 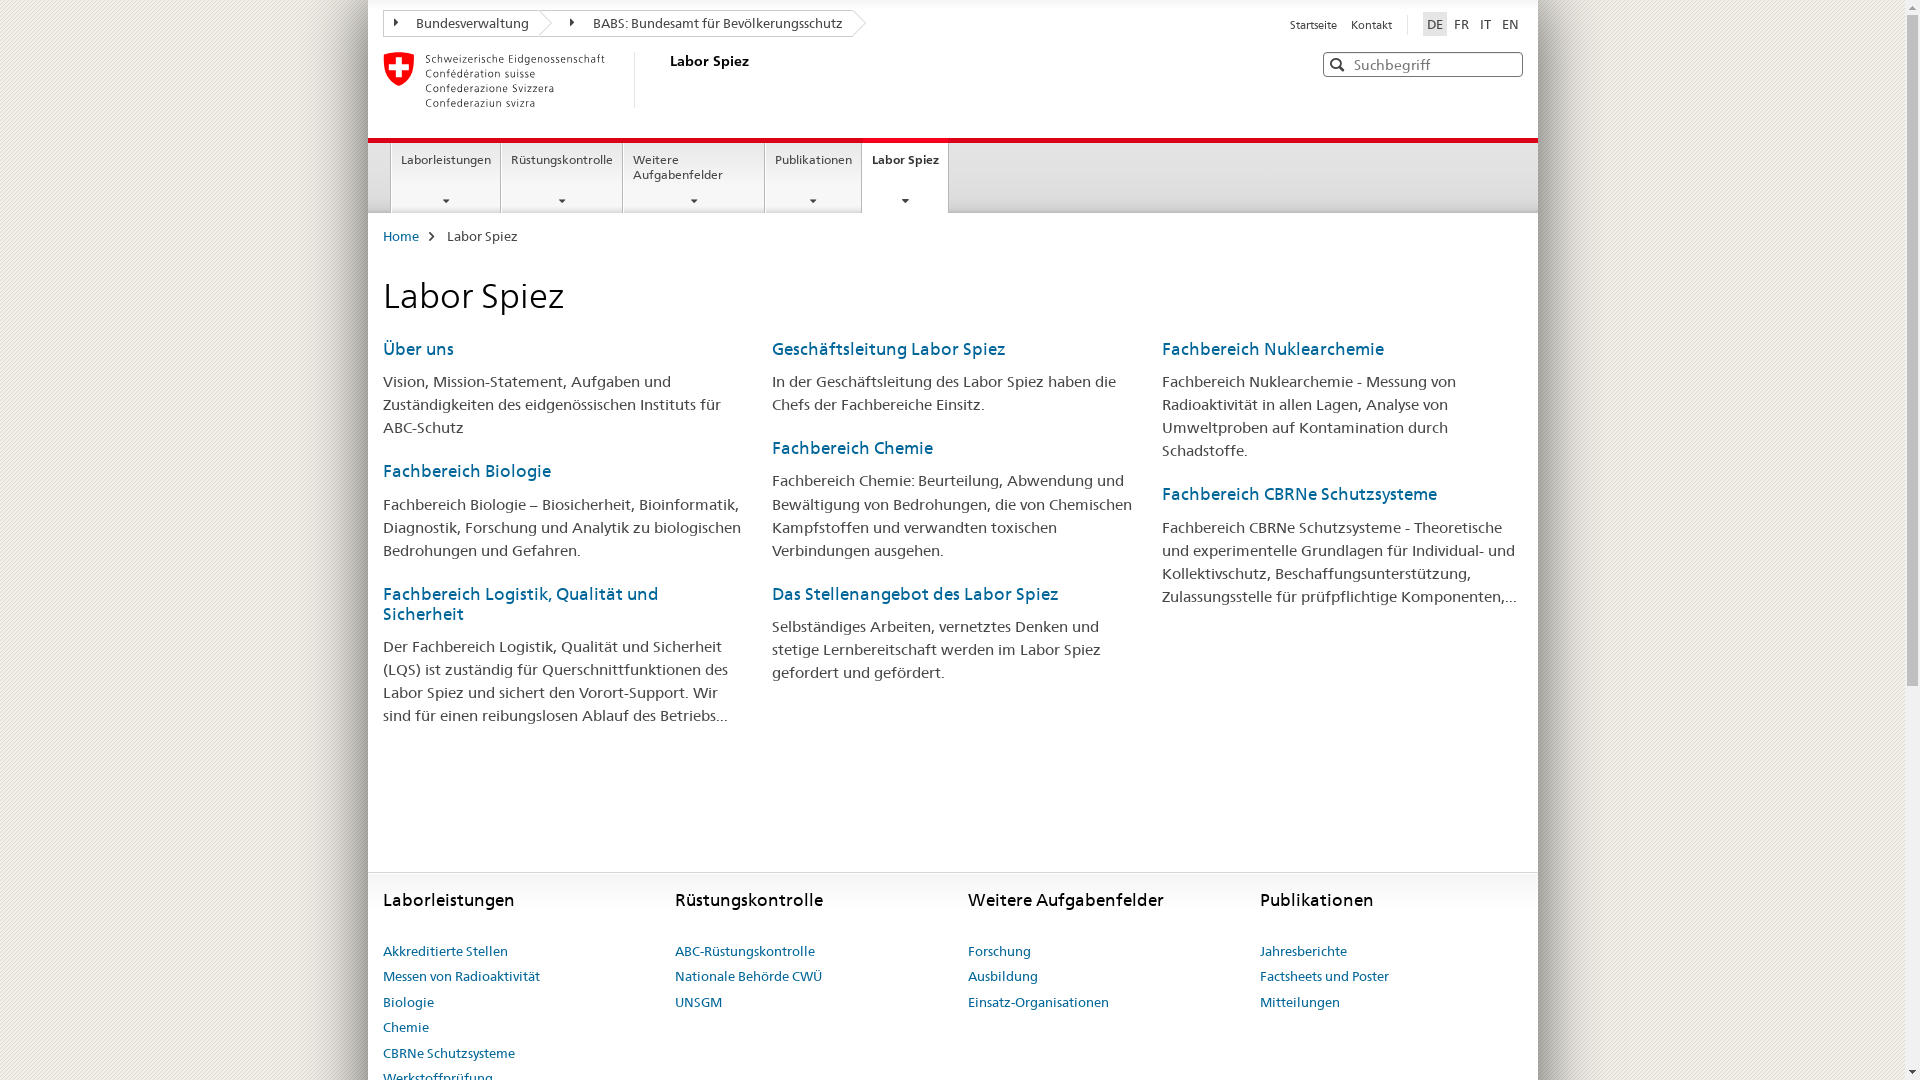 I want to click on 'Jahresberichte', so click(x=1303, y=951).